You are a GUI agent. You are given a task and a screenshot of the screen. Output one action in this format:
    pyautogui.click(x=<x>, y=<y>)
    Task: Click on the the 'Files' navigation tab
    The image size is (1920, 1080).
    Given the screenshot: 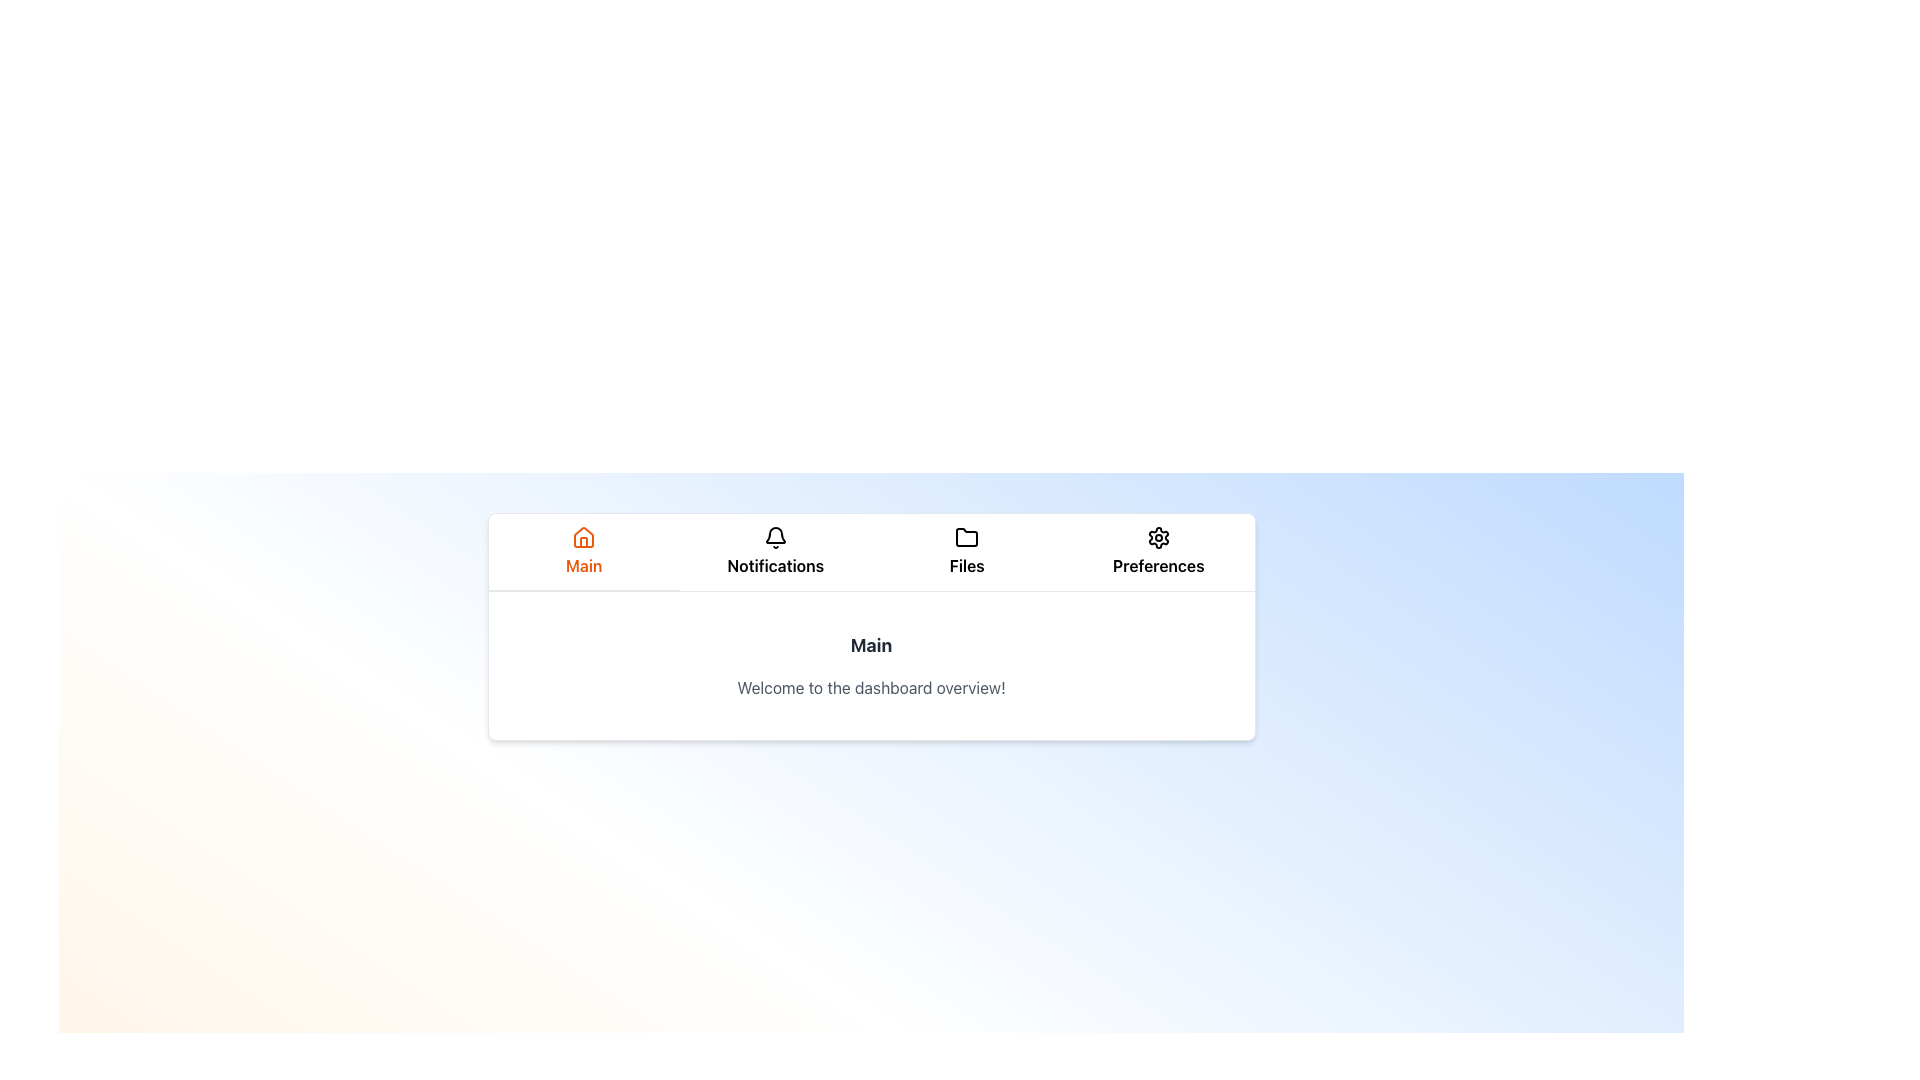 What is the action you would take?
    pyautogui.click(x=967, y=552)
    